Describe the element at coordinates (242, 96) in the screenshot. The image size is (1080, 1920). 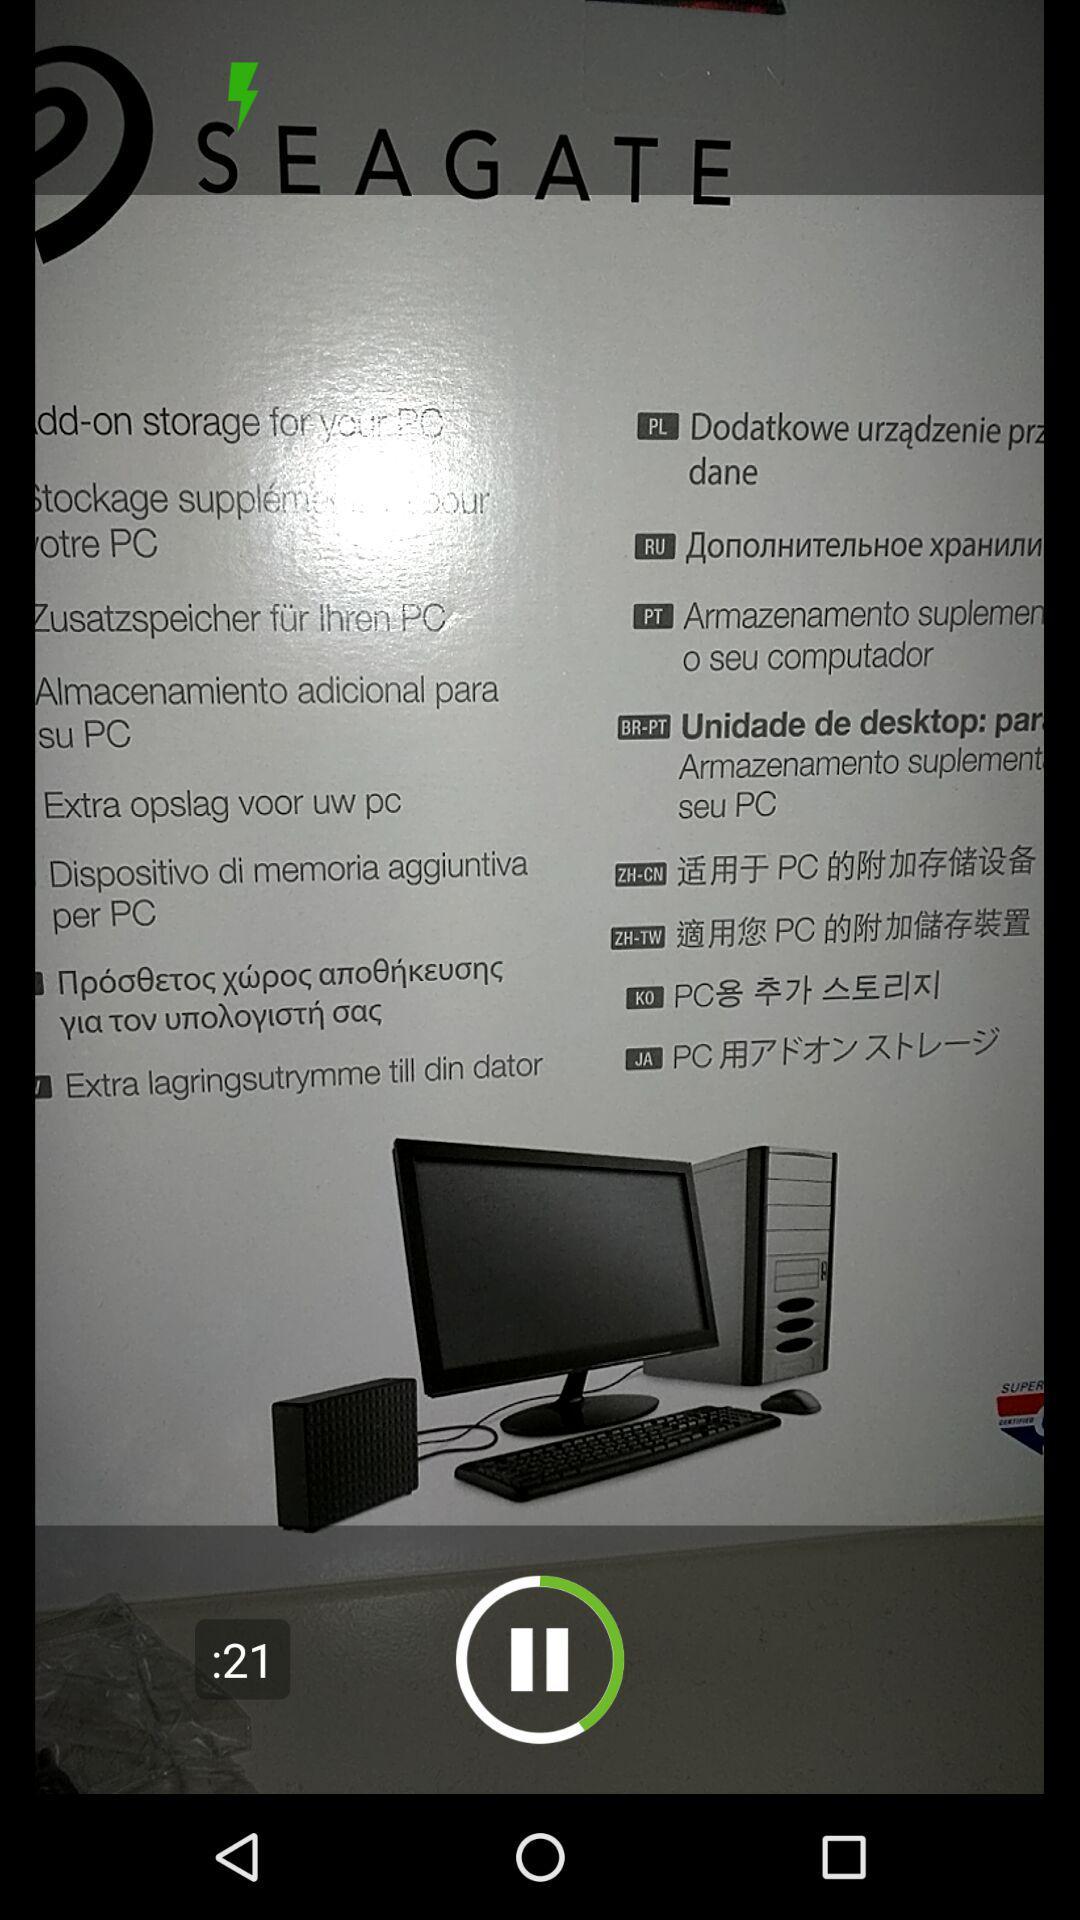
I see `power` at that location.